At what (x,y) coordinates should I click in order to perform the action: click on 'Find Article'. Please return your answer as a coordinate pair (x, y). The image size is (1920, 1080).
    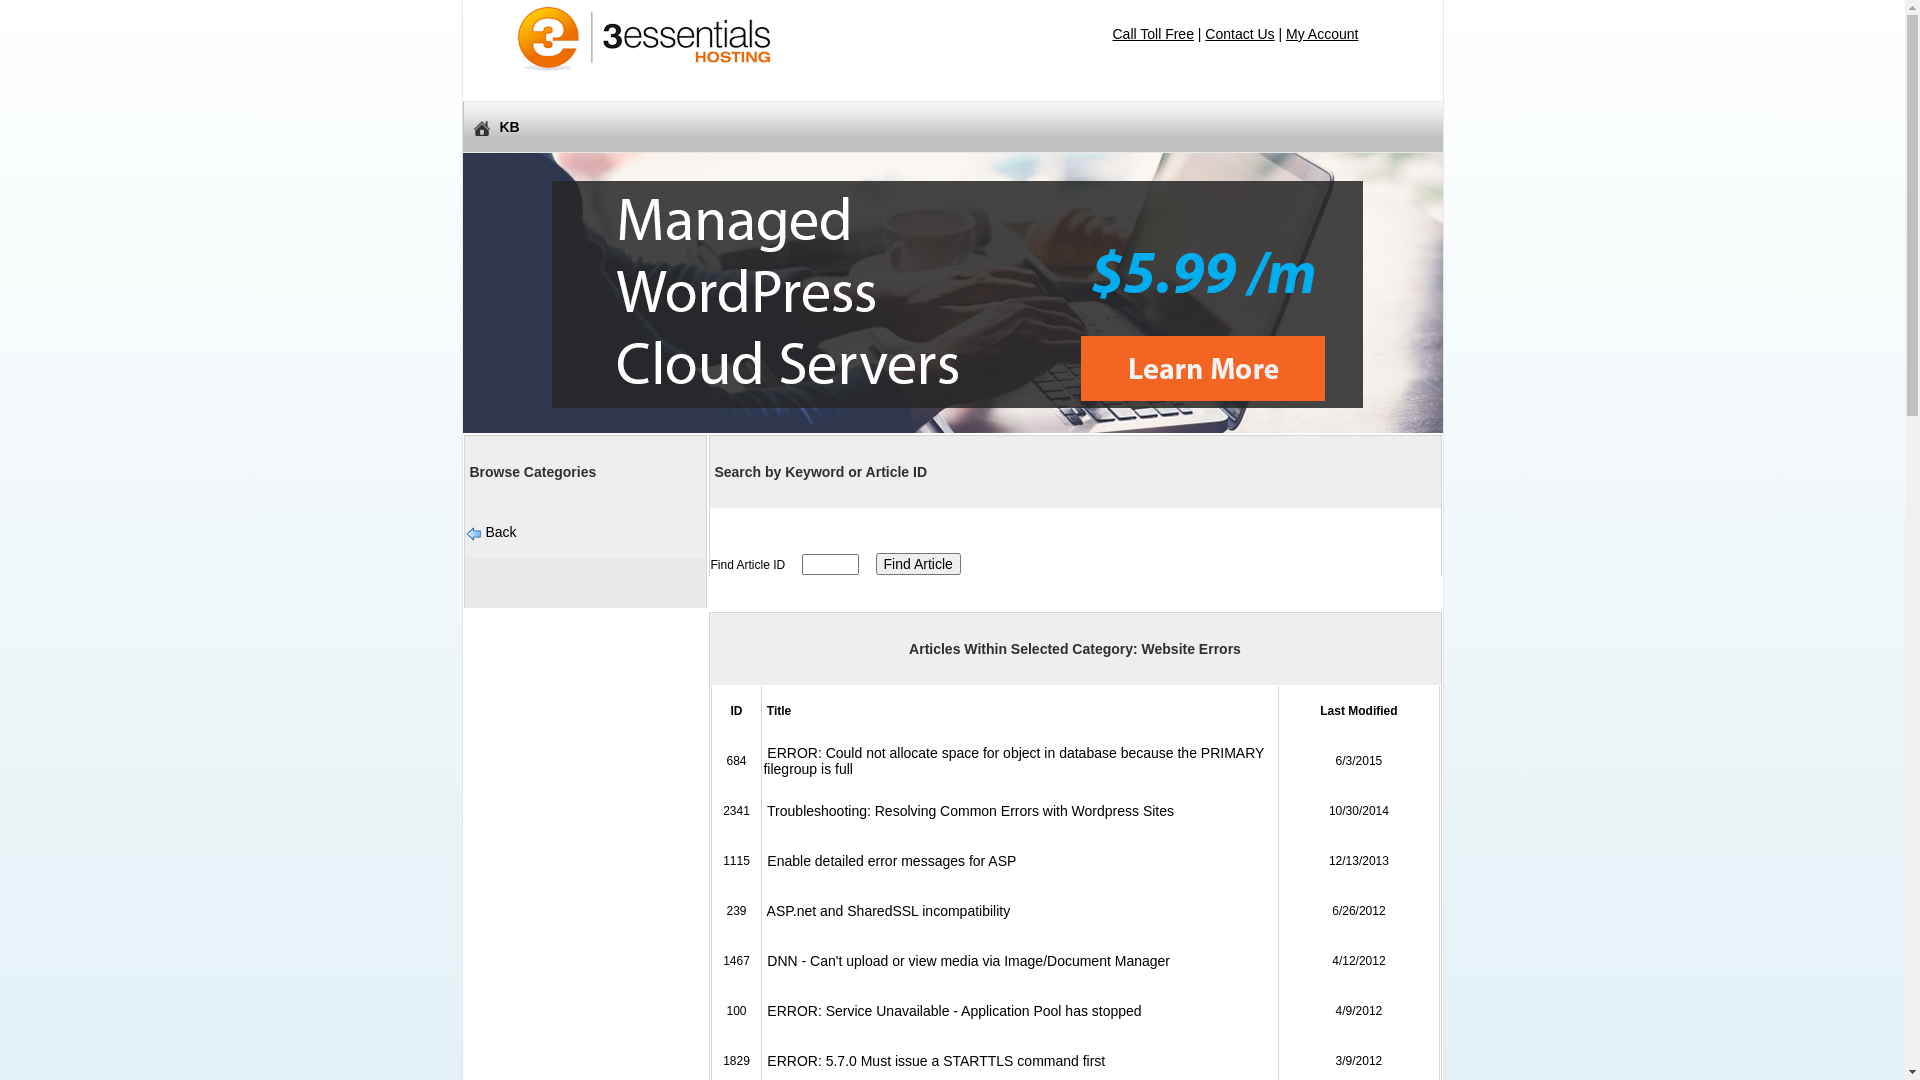
    Looking at the image, I should click on (917, 563).